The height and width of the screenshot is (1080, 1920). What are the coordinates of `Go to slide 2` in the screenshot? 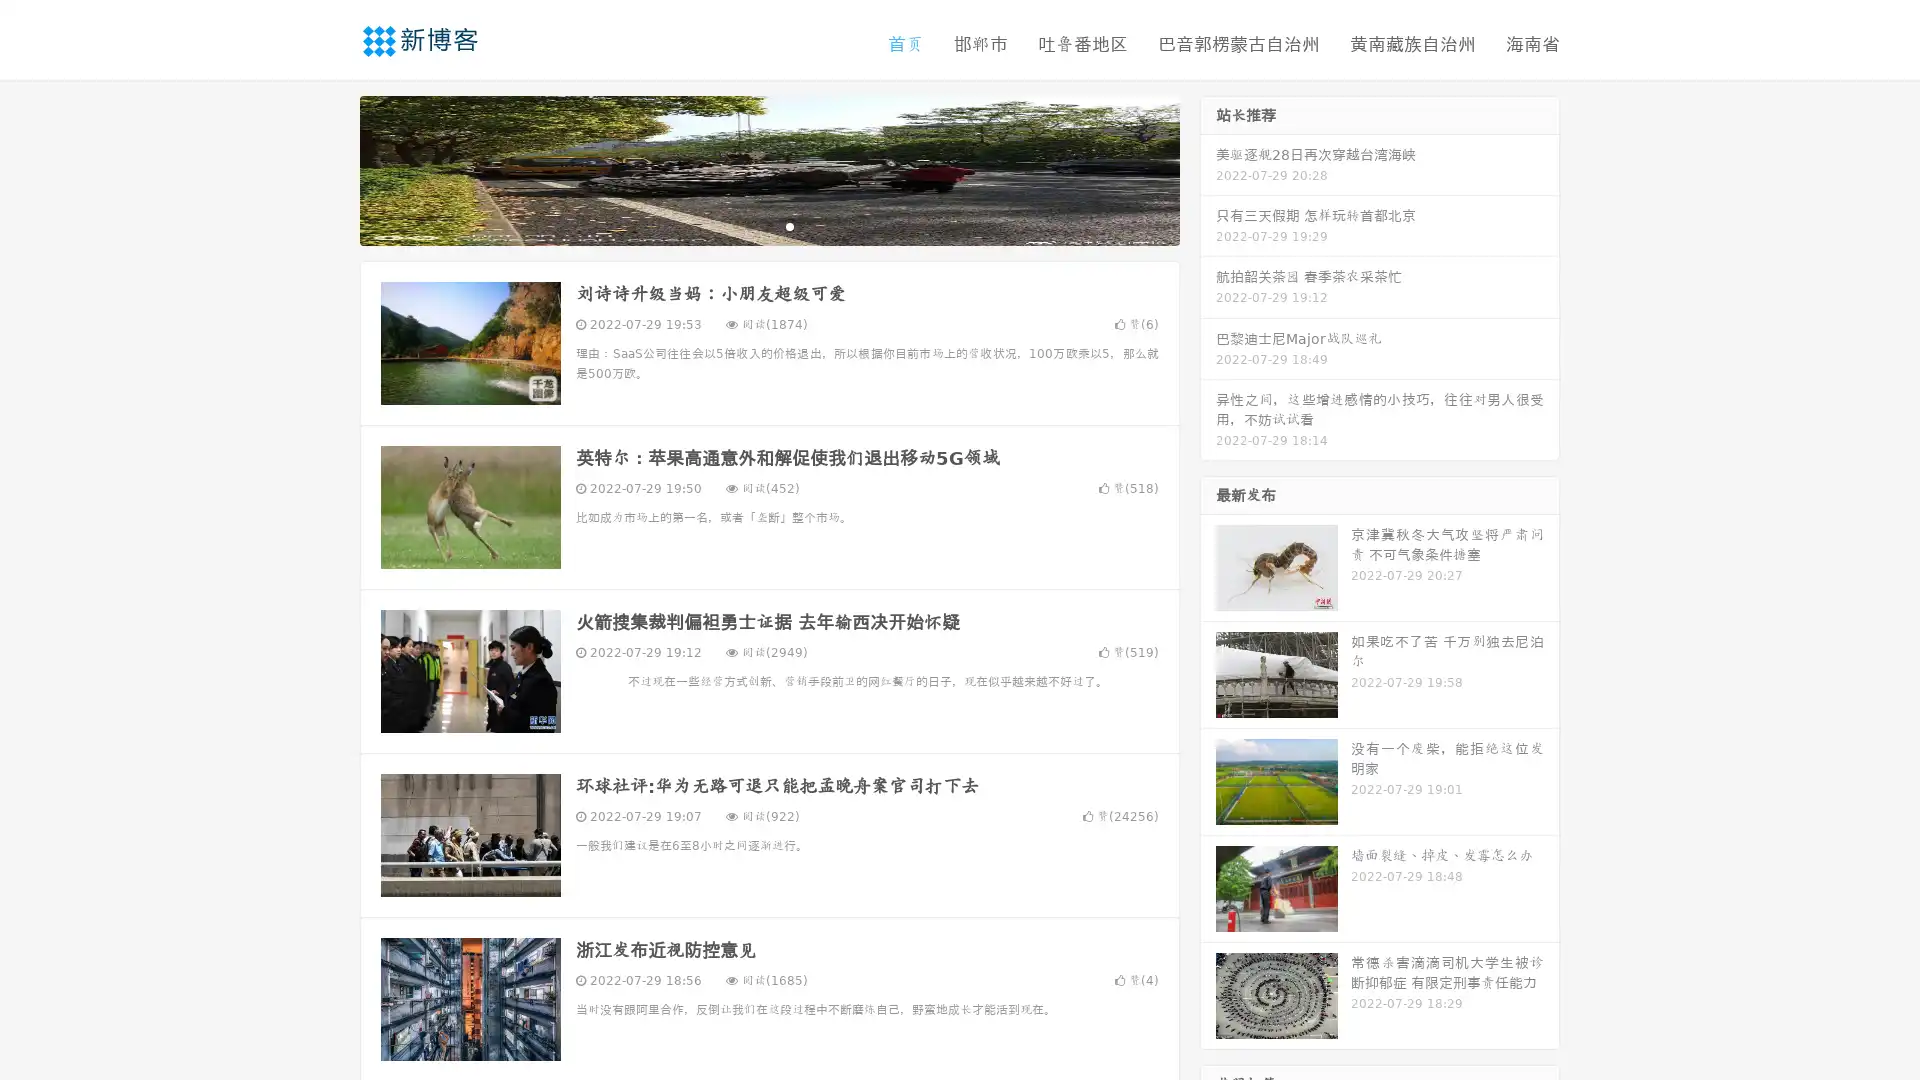 It's located at (768, 225).